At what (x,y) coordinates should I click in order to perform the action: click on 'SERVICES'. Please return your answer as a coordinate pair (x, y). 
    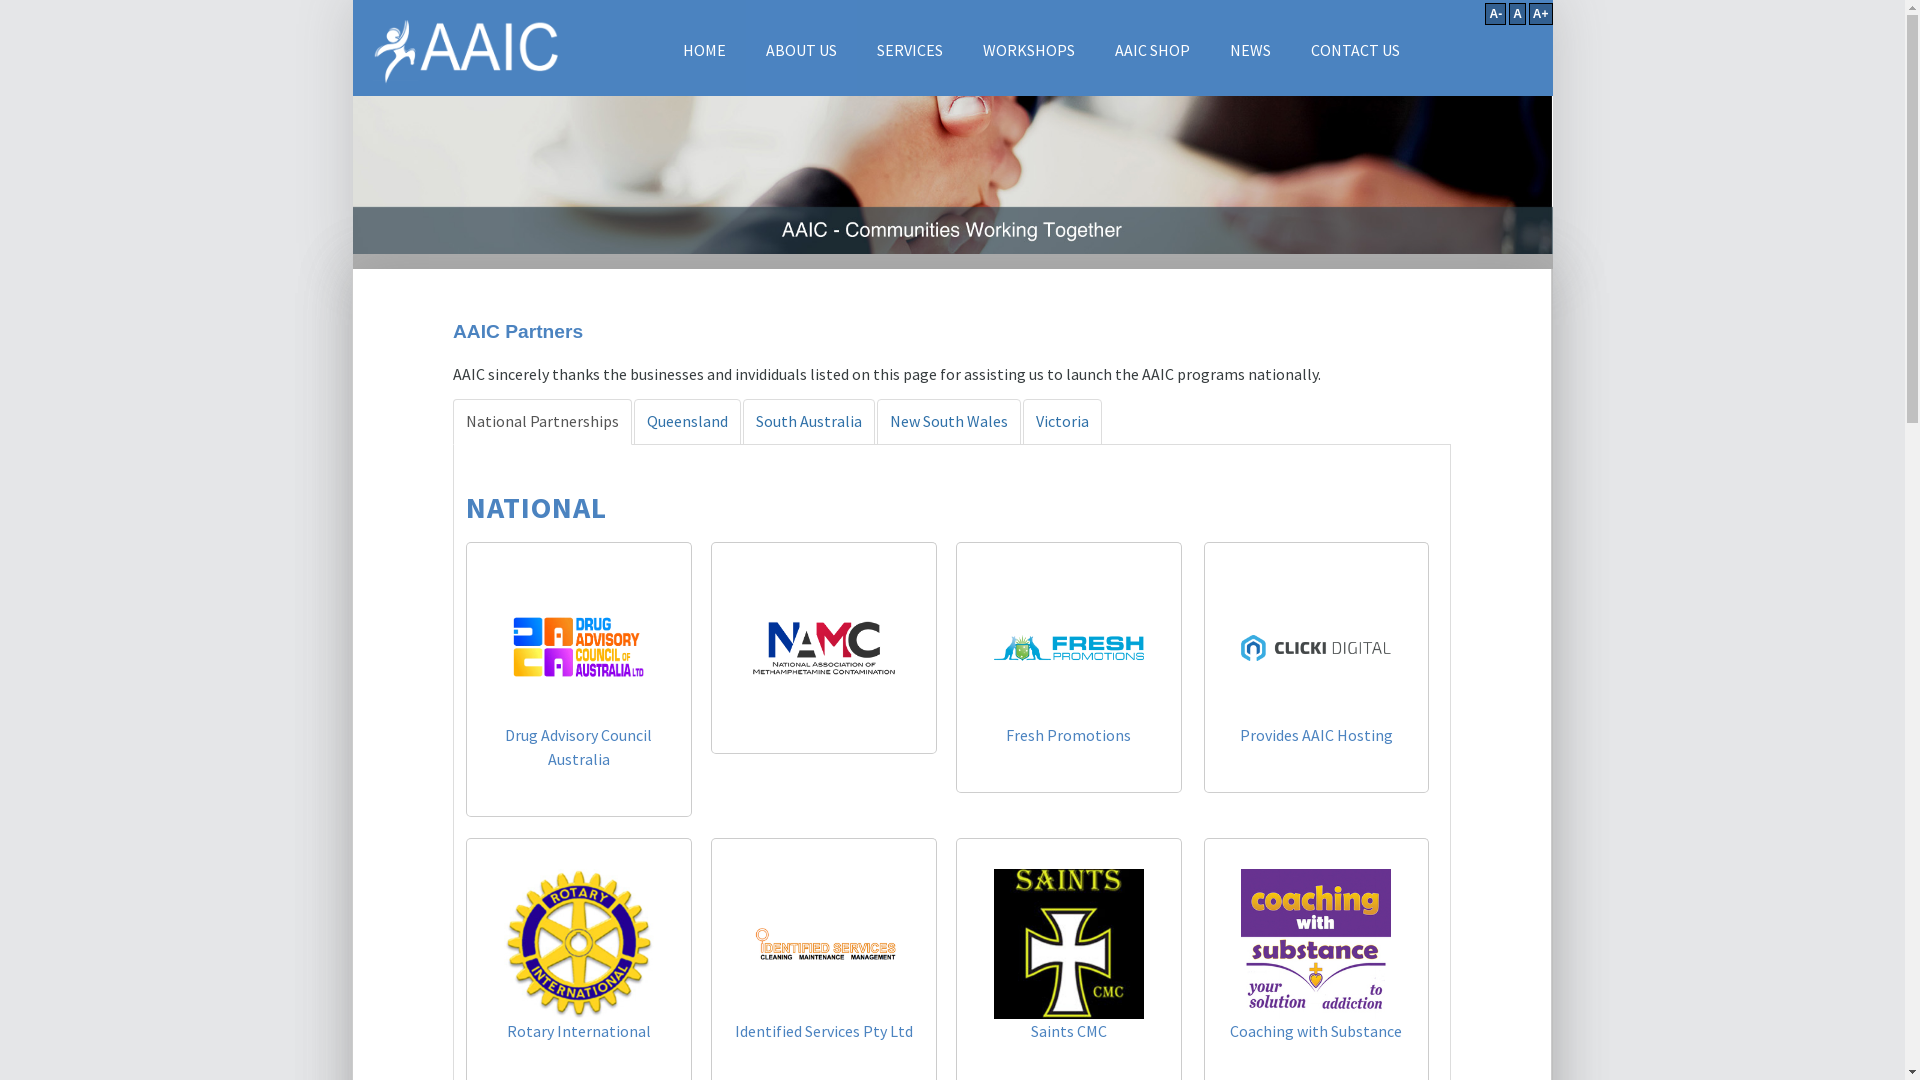
    Looking at the image, I should click on (907, 49).